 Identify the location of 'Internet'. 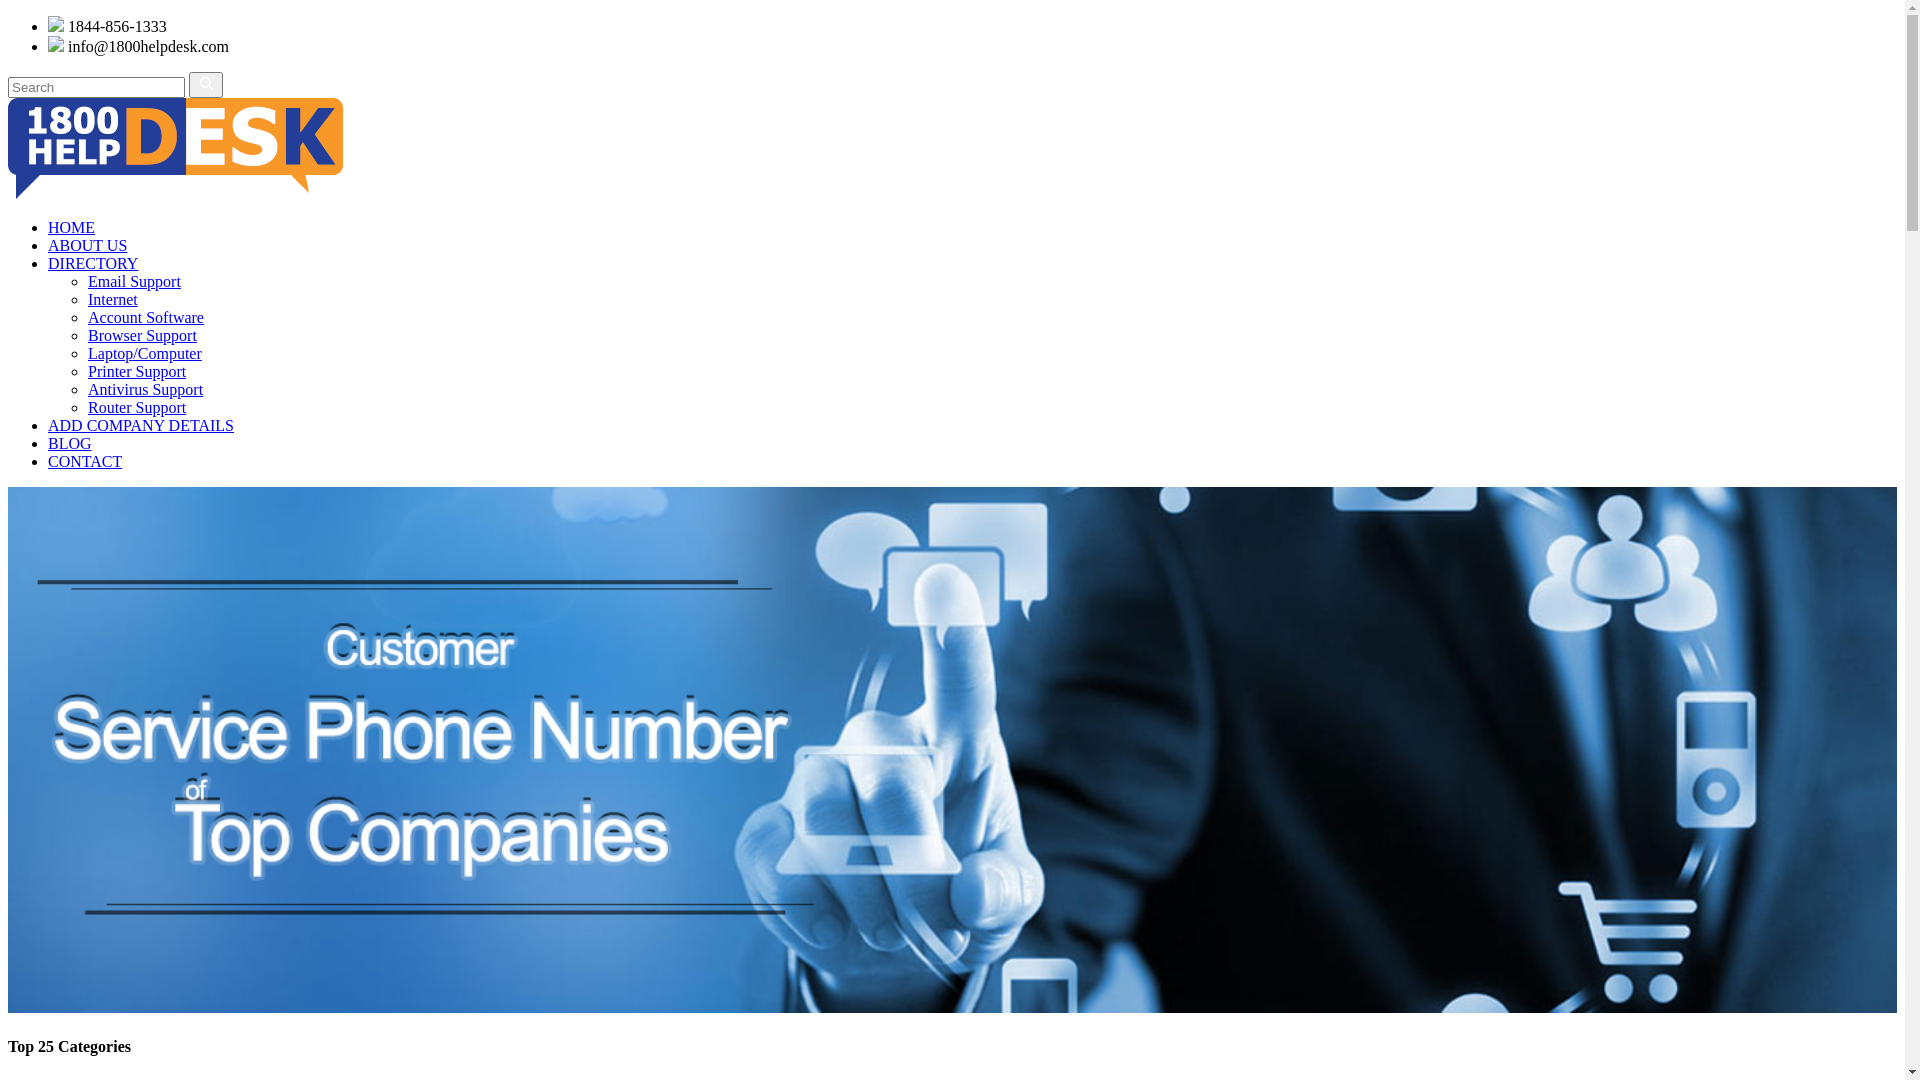
(86, 299).